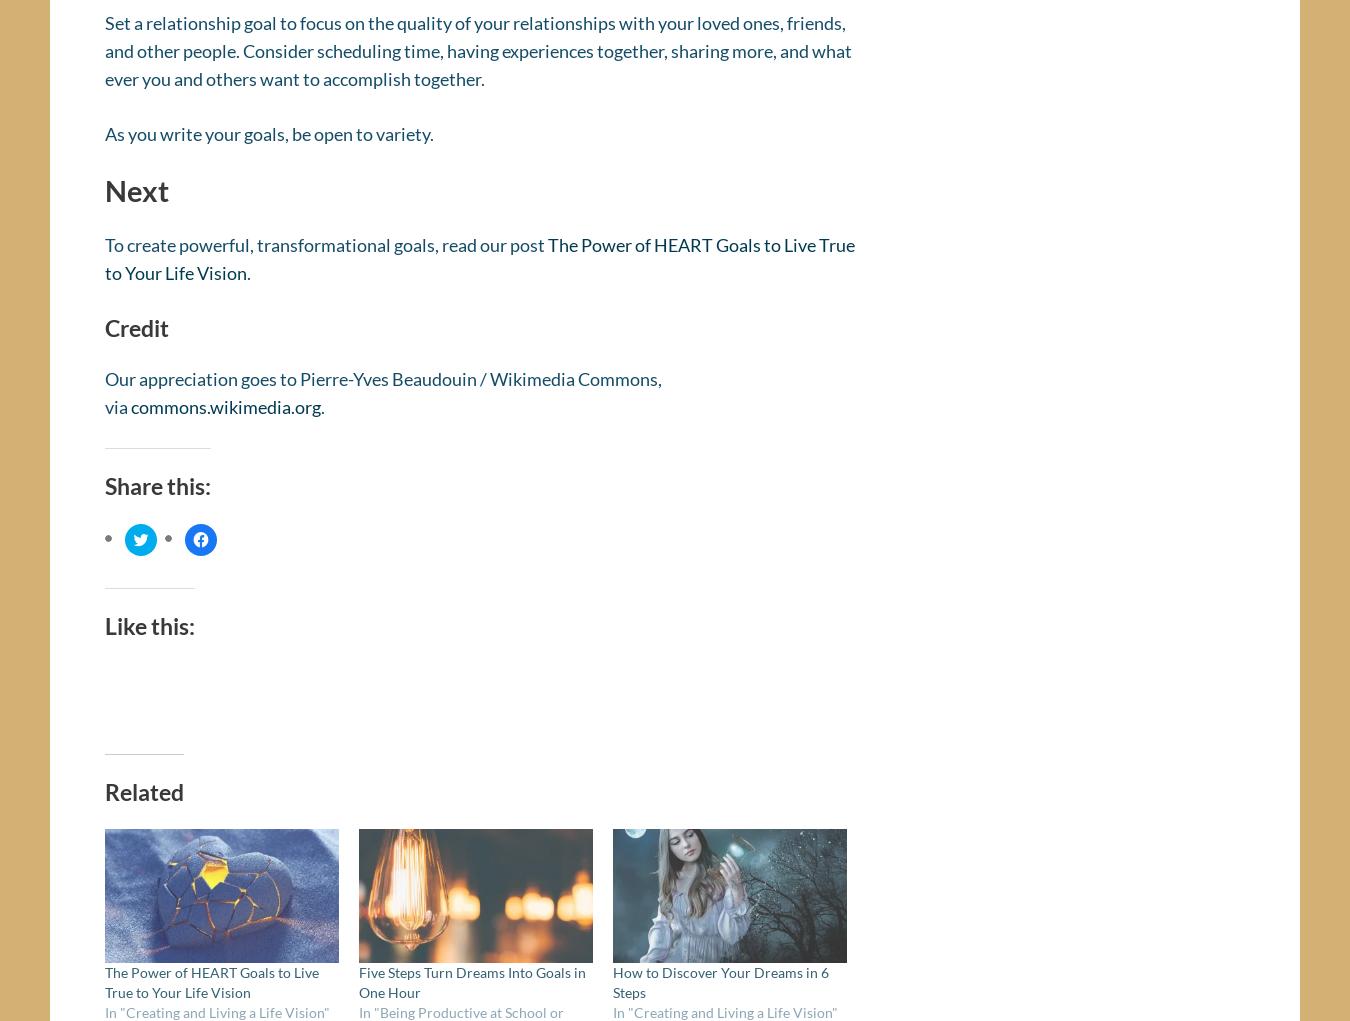 This screenshot has height=1021, width=1350. I want to click on 'Related', so click(104, 797).